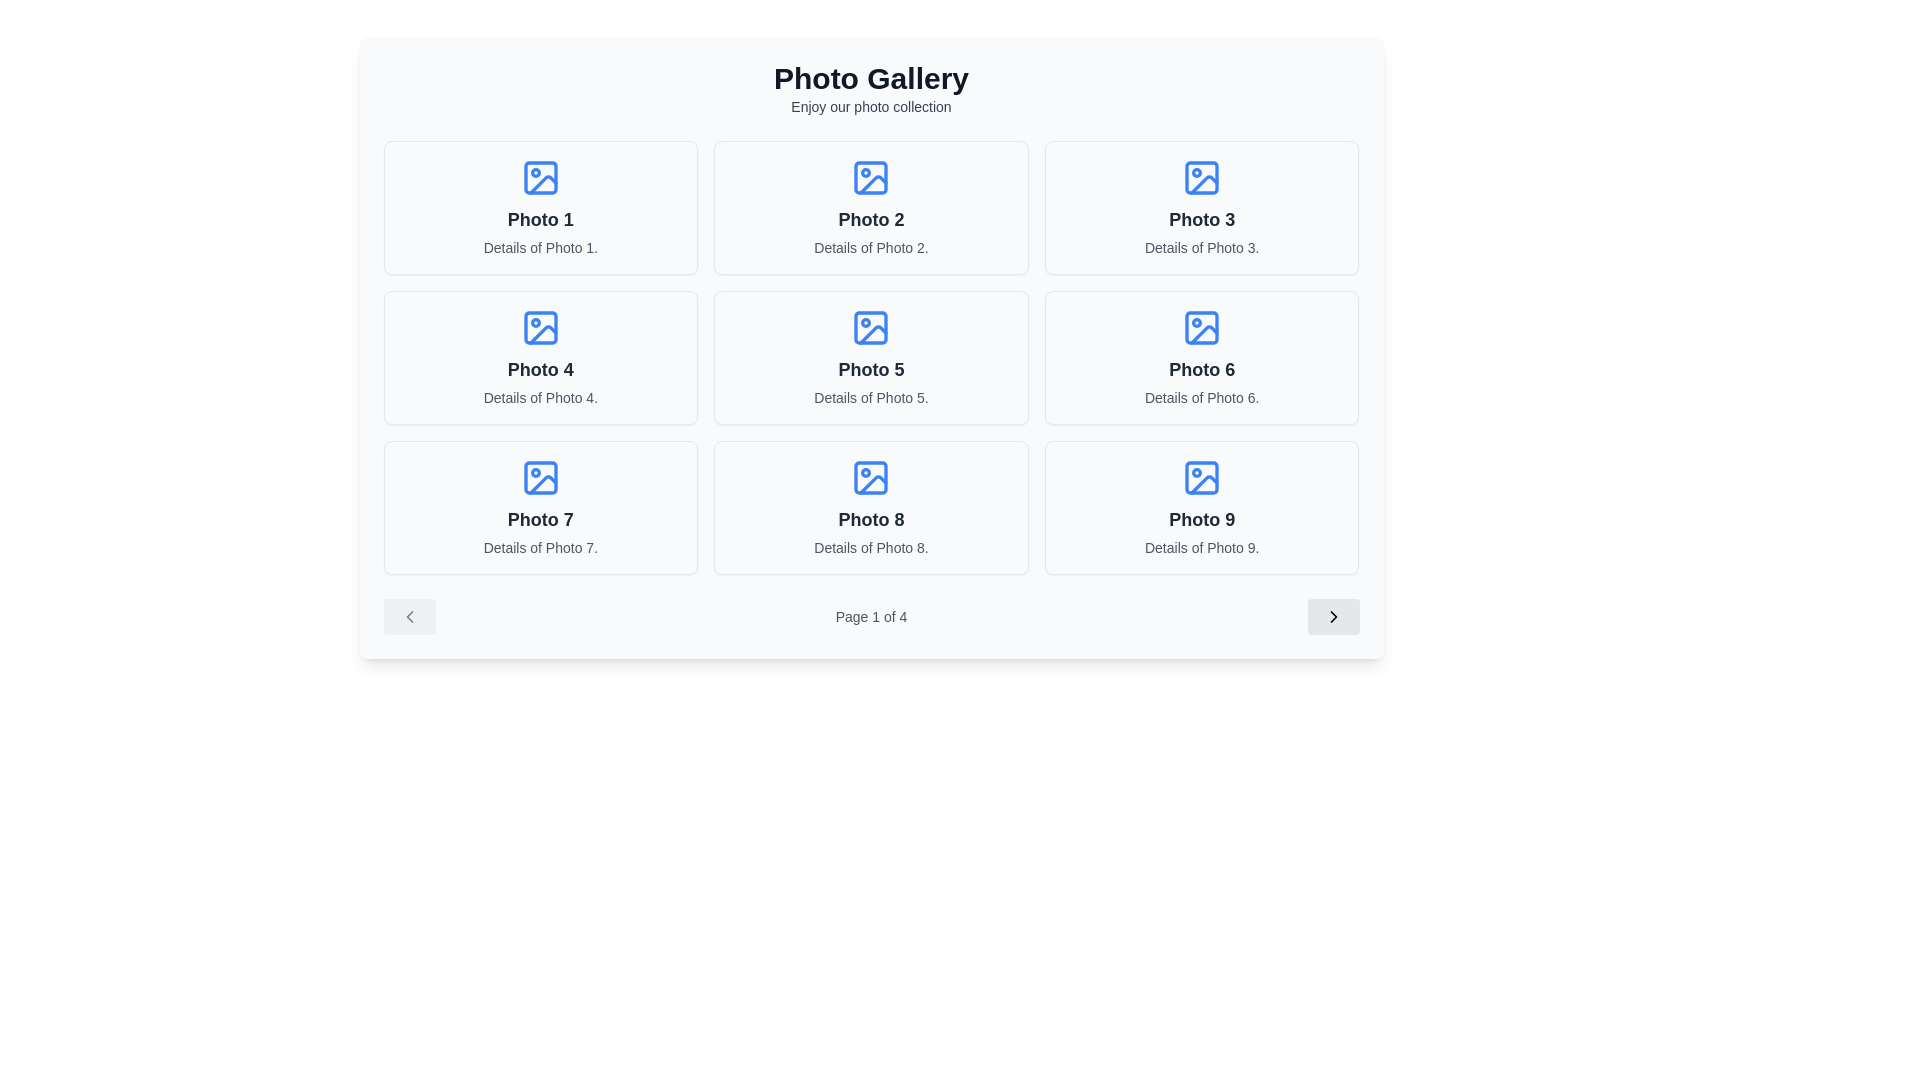 The height and width of the screenshot is (1080, 1920). Describe the element at coordinates (871, 616) in the screenshot. I see `the Text Label that displays the current page number and total pages available in the gallery, located centrally in the lower section between the navigation arrows` at that location.